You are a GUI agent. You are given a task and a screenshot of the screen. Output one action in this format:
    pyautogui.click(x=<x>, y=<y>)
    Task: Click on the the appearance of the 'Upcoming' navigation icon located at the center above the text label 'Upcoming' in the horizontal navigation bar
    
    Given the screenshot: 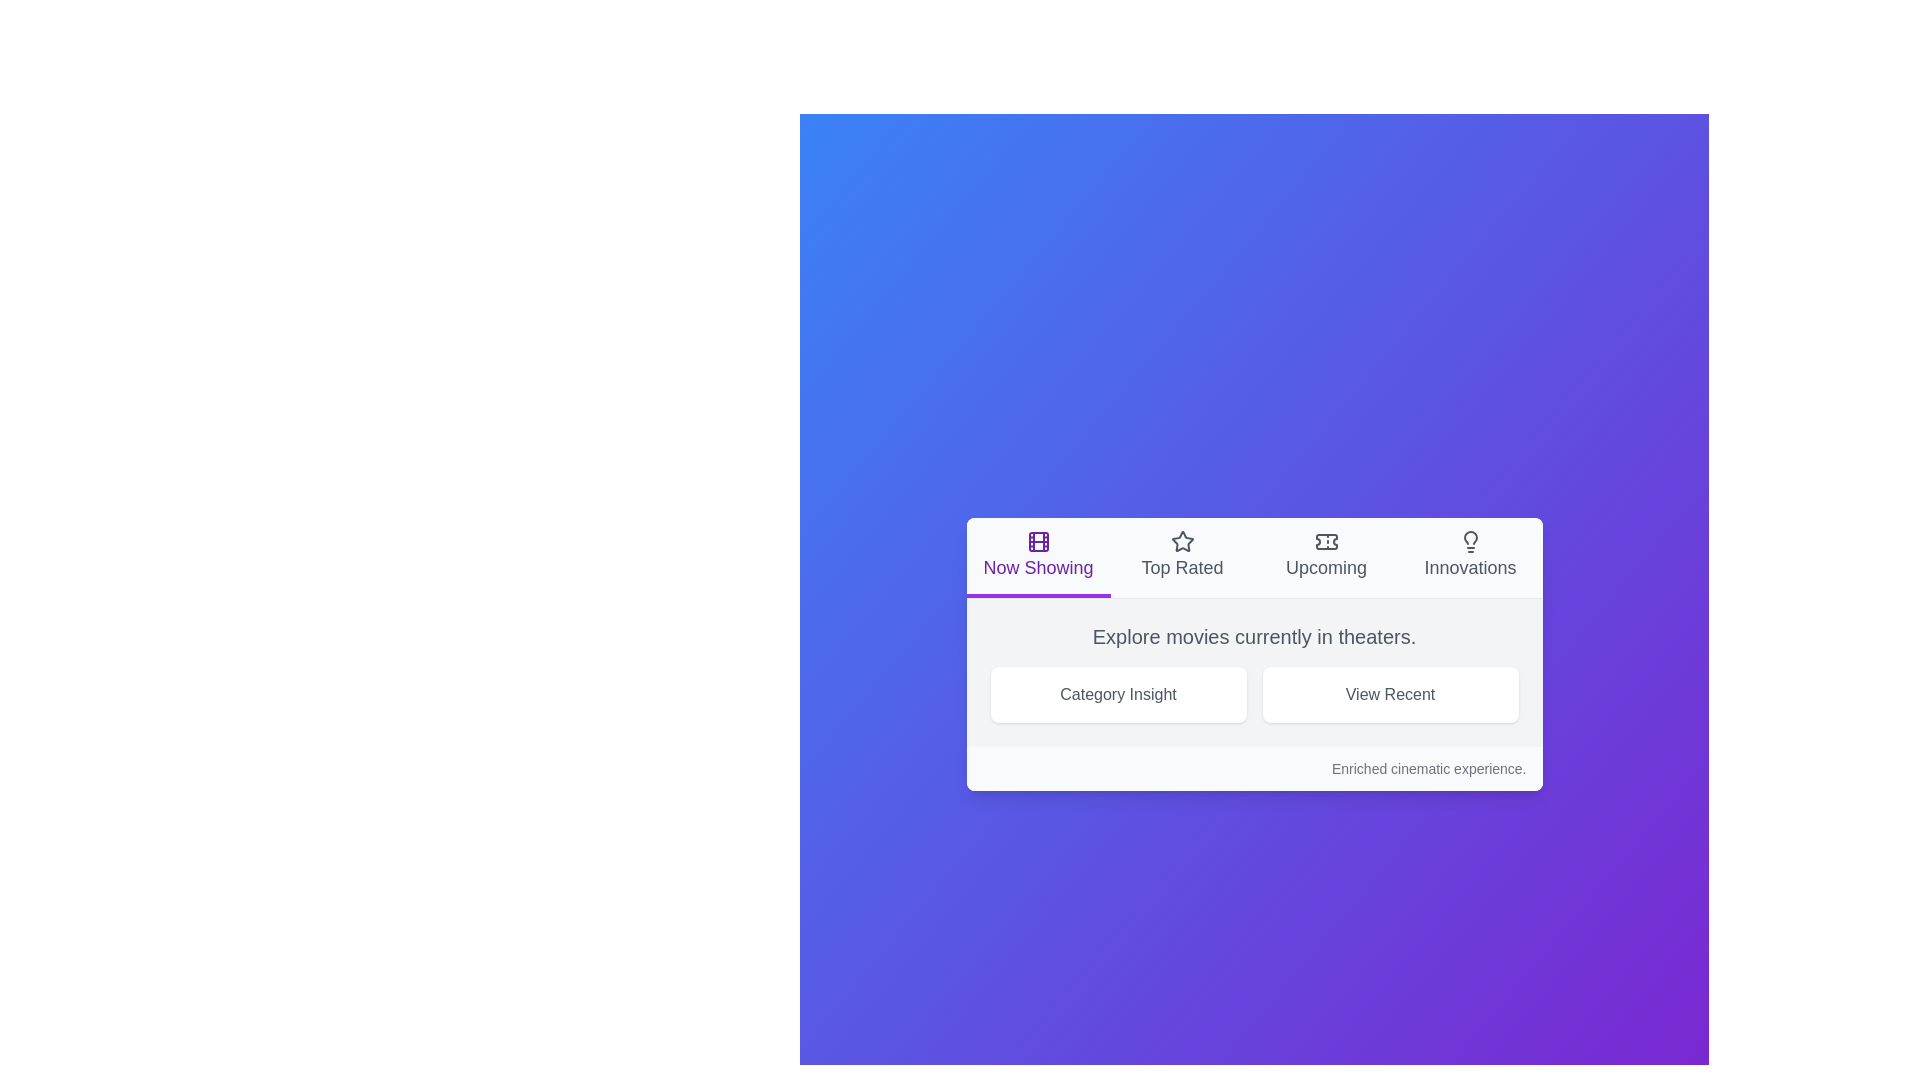 What is the action you would take?
    pyautogui.click(x=1326, y=541)
    